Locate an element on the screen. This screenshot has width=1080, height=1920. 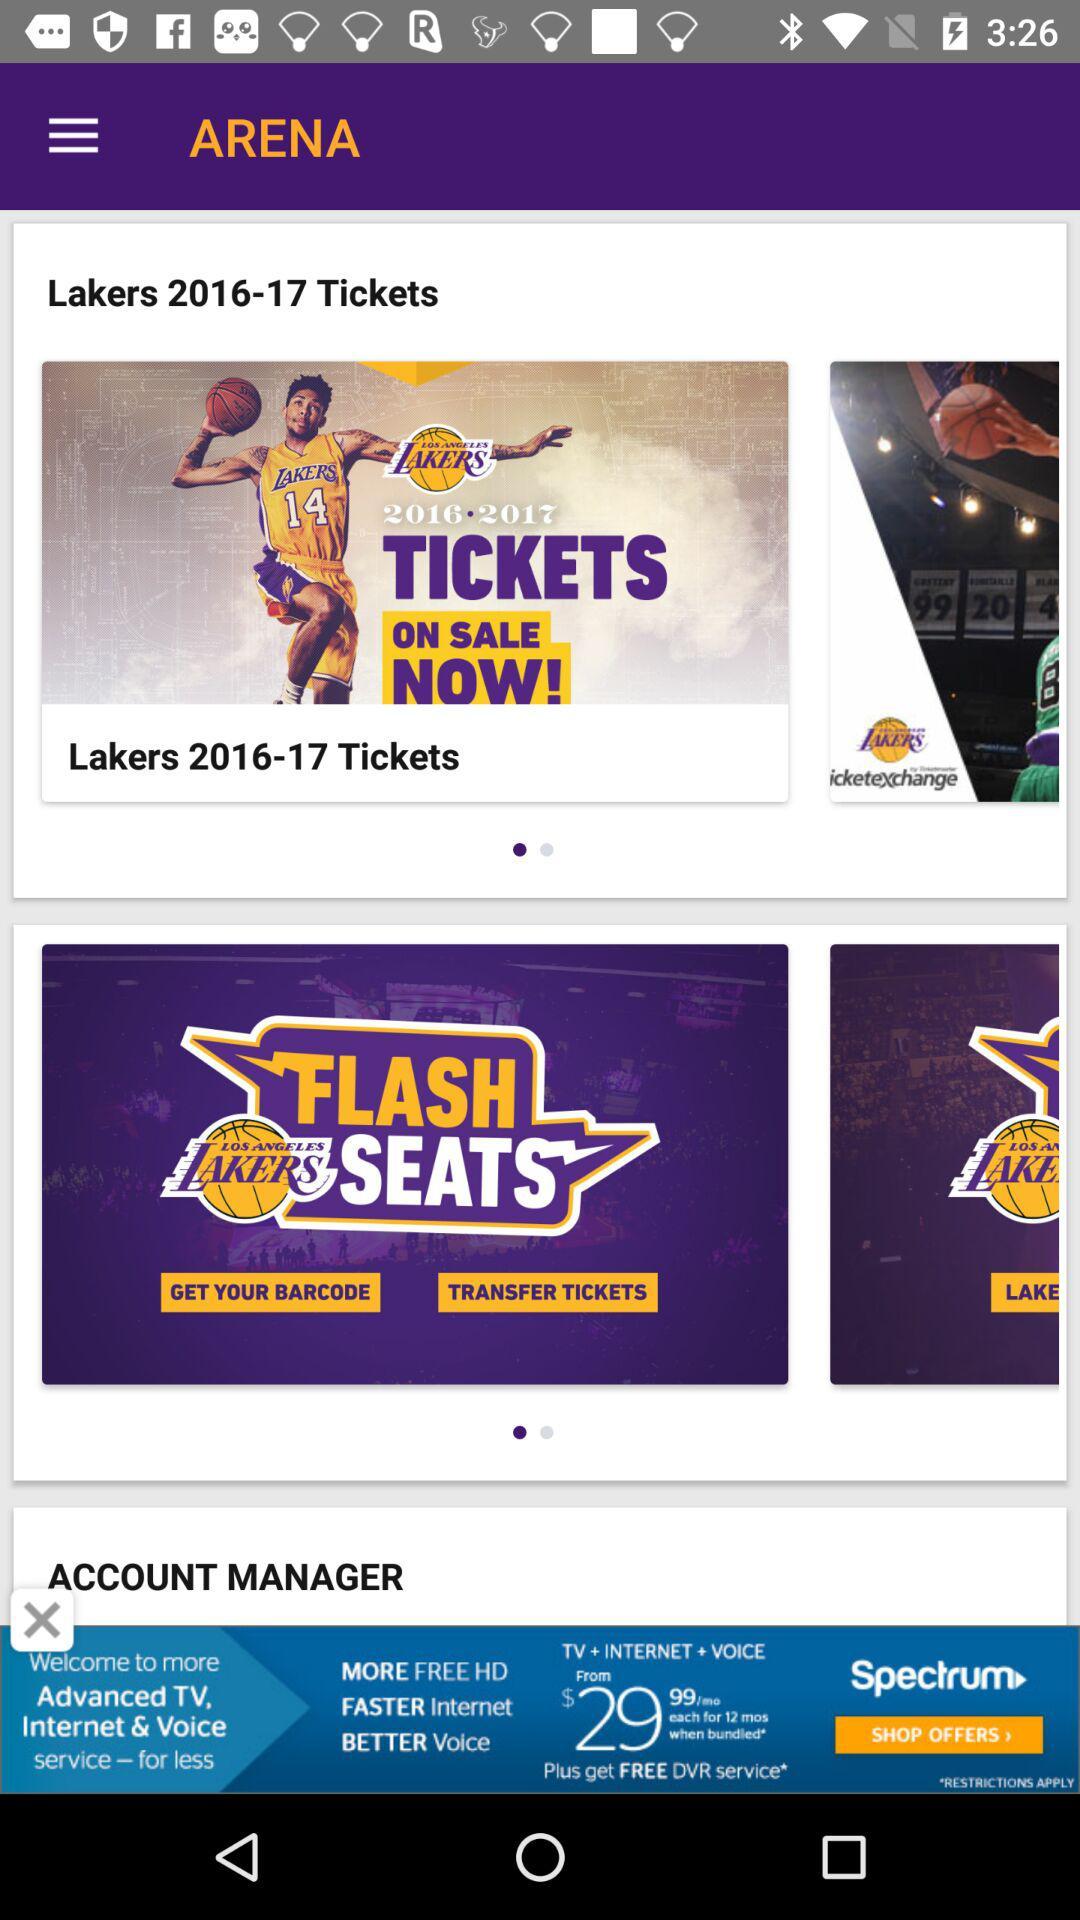
option is located at coordinates (42, 1620).